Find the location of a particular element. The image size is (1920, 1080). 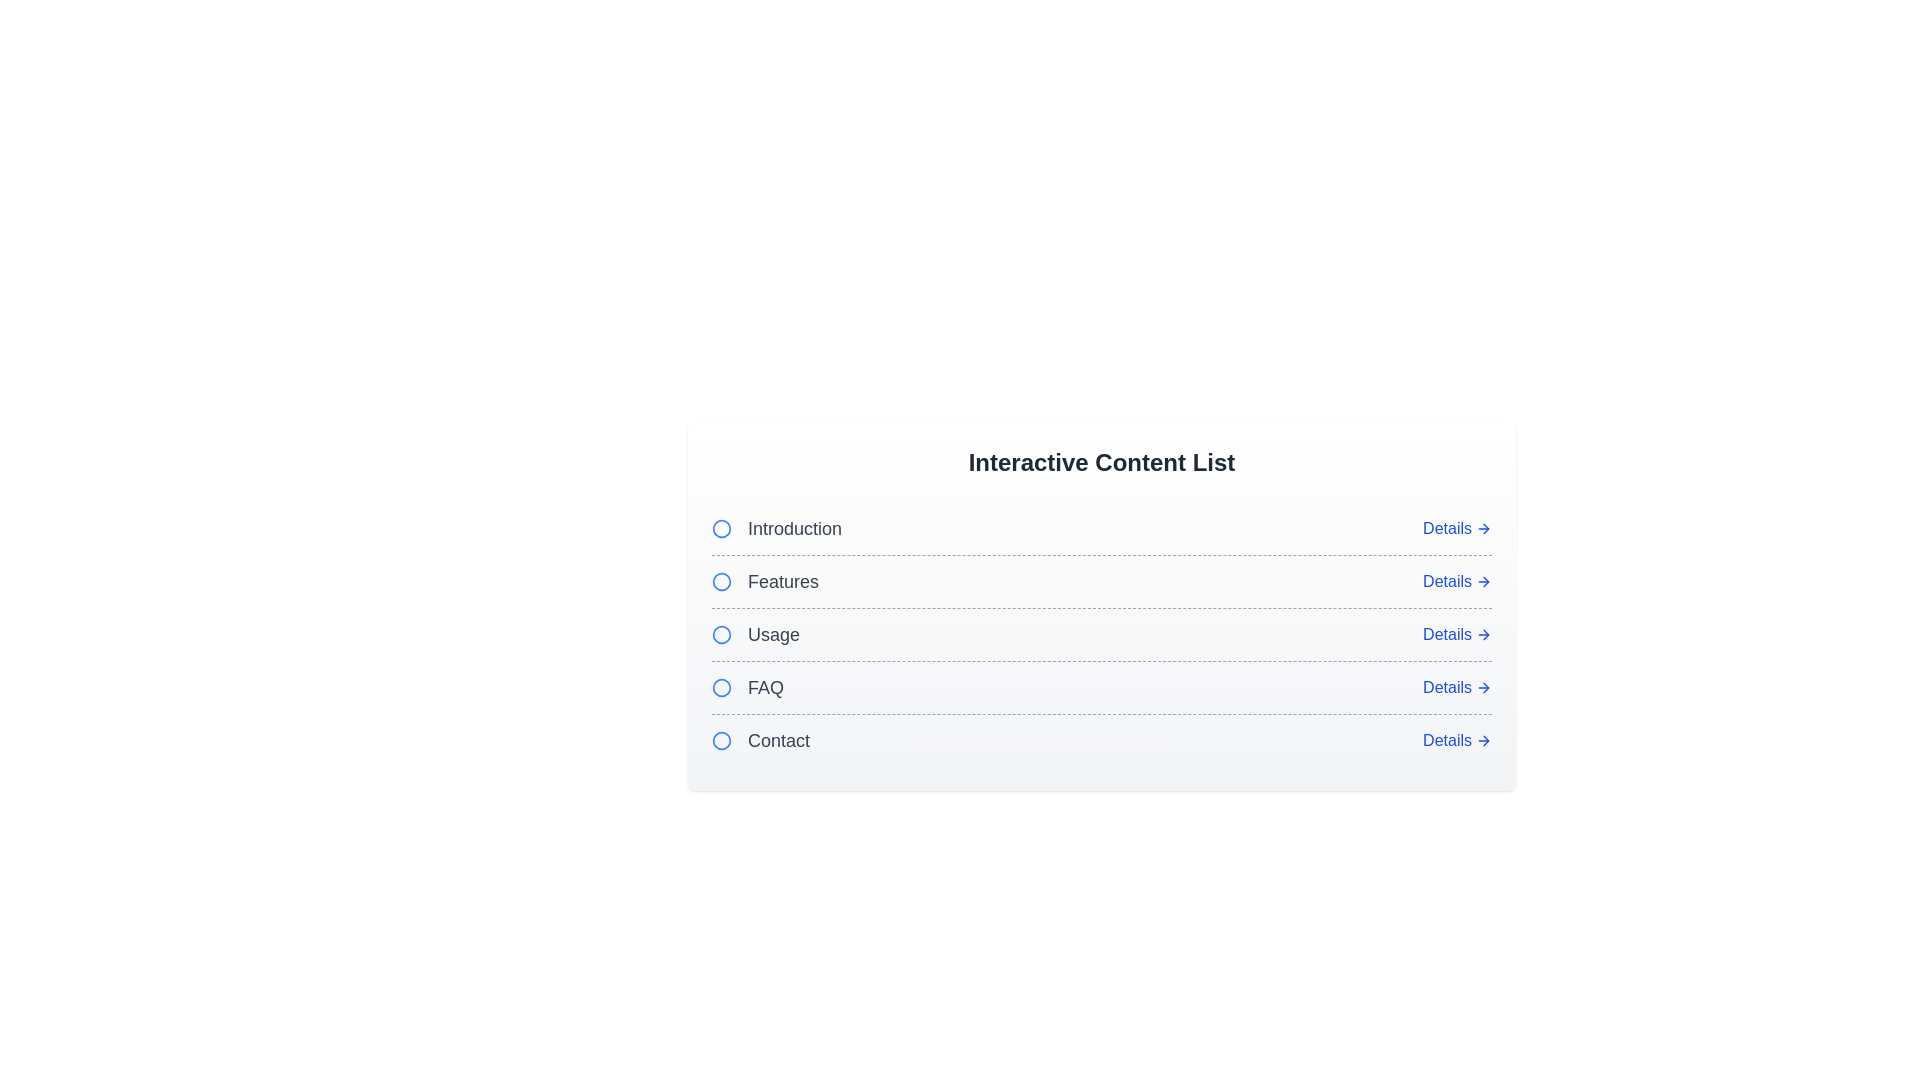

the forward-pointing arrow icon located at the far right of the 'FAQ' row, which indicates navigation or progression is located at coordinates (1486, 686).